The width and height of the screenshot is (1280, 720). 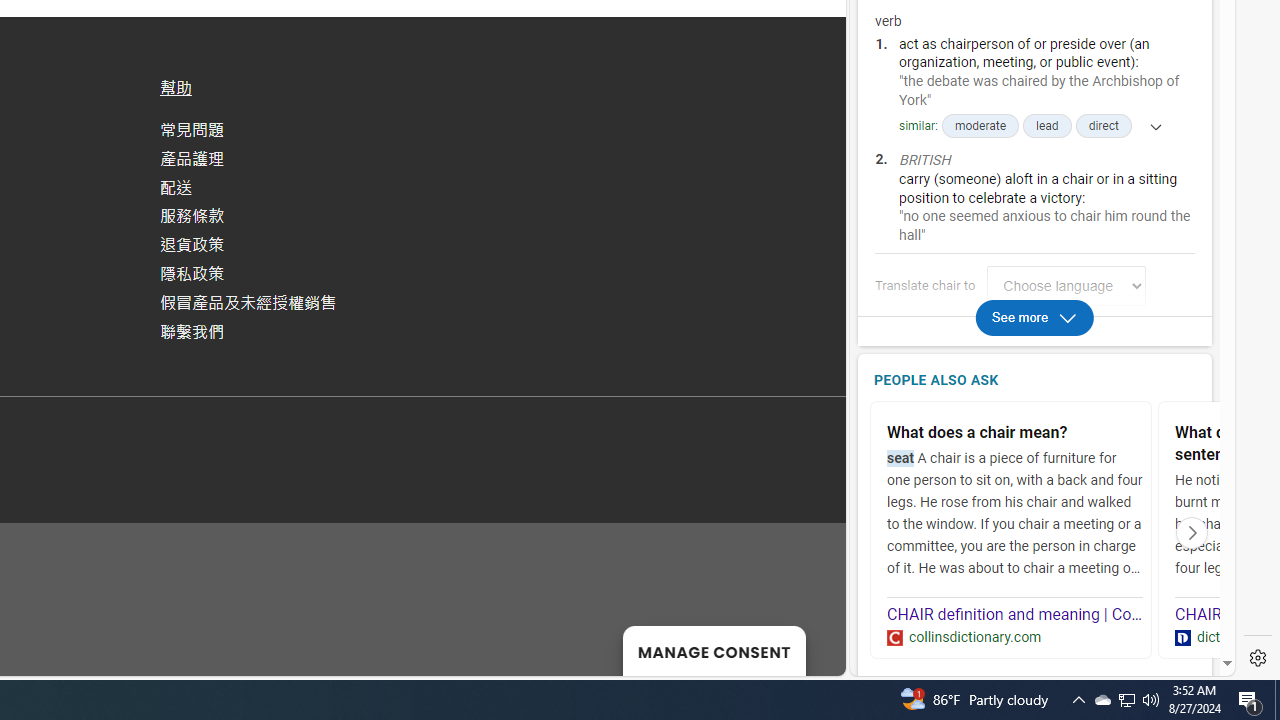 I want to click on 'MANAGE CONSENT', so click(x=714, y=650).